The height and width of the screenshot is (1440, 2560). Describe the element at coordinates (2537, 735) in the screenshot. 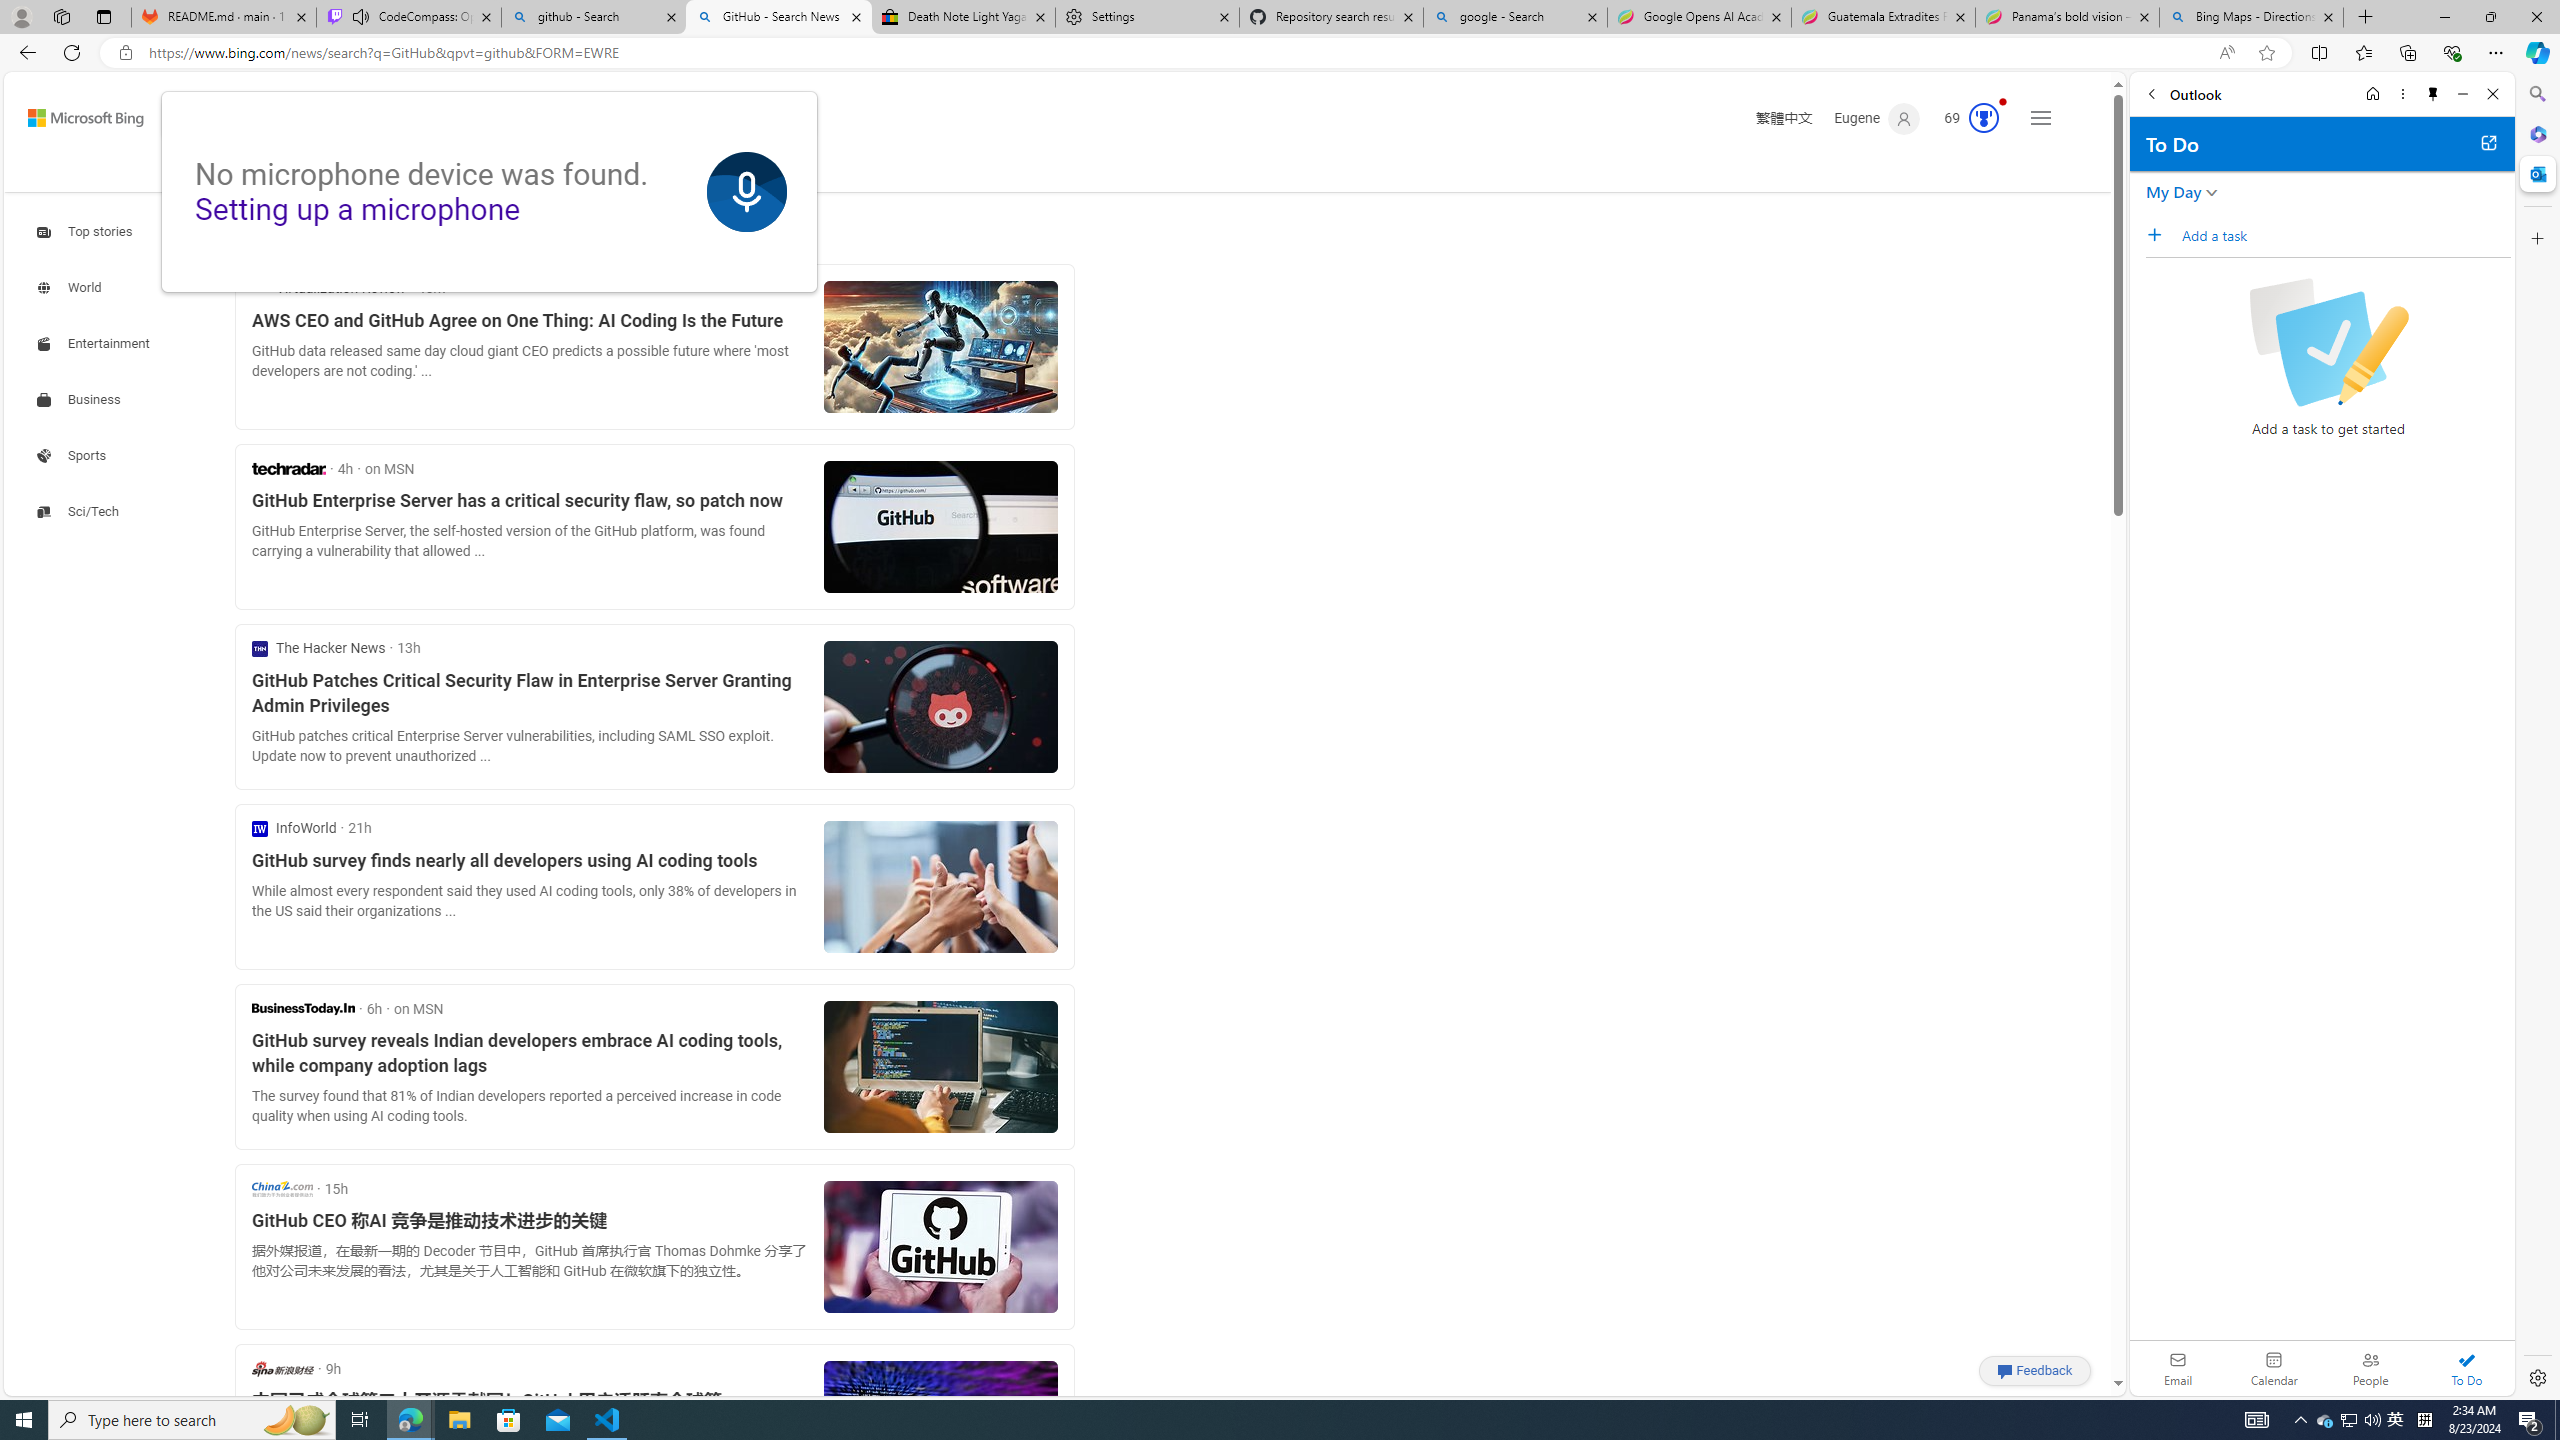

I see `'Side bar'` at that location.